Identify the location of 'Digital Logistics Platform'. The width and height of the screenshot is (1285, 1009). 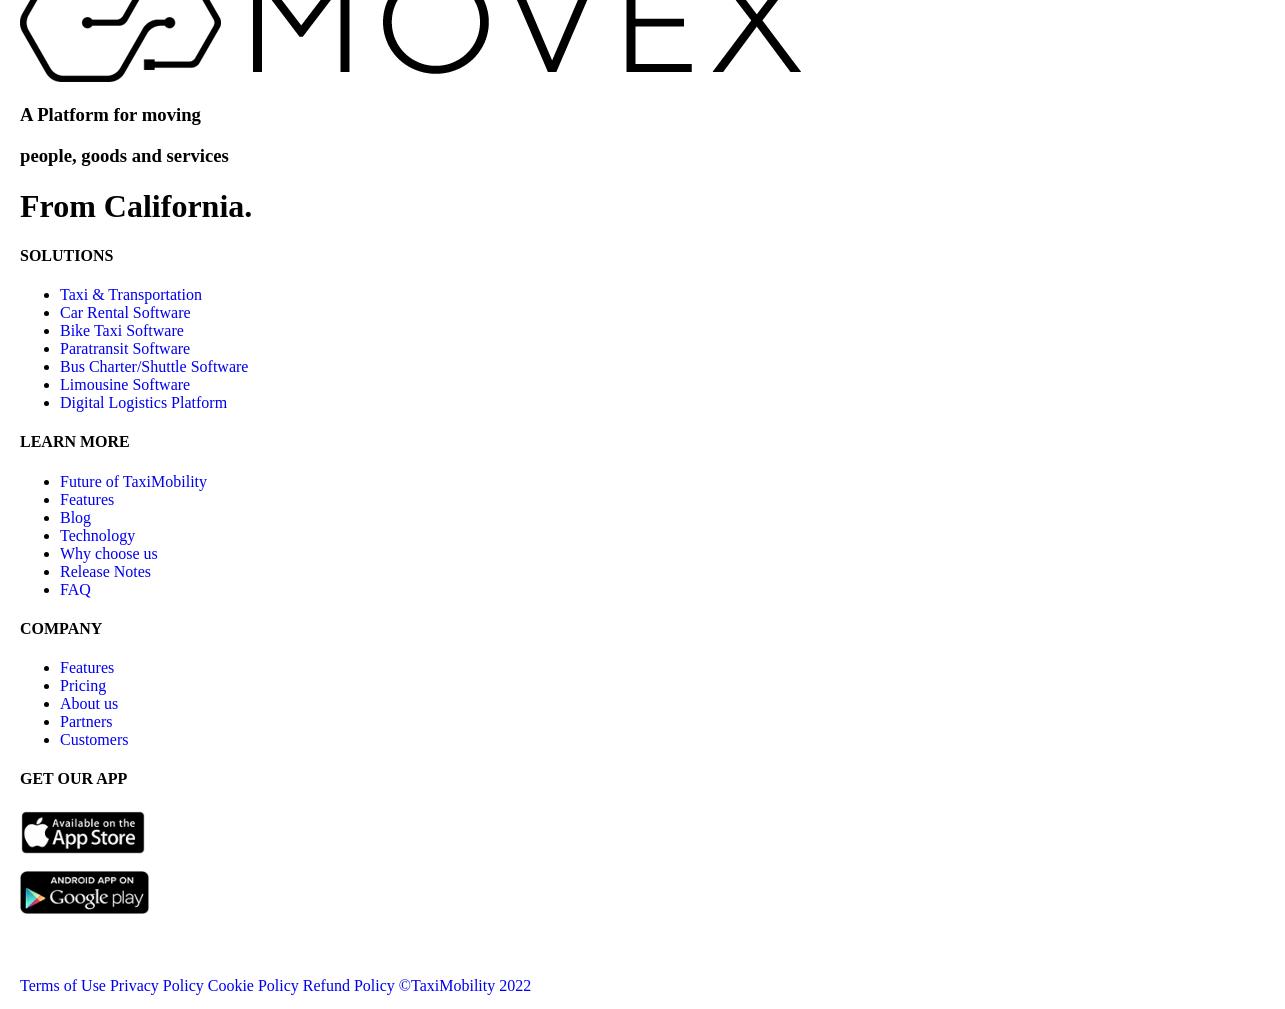
(143, 401).